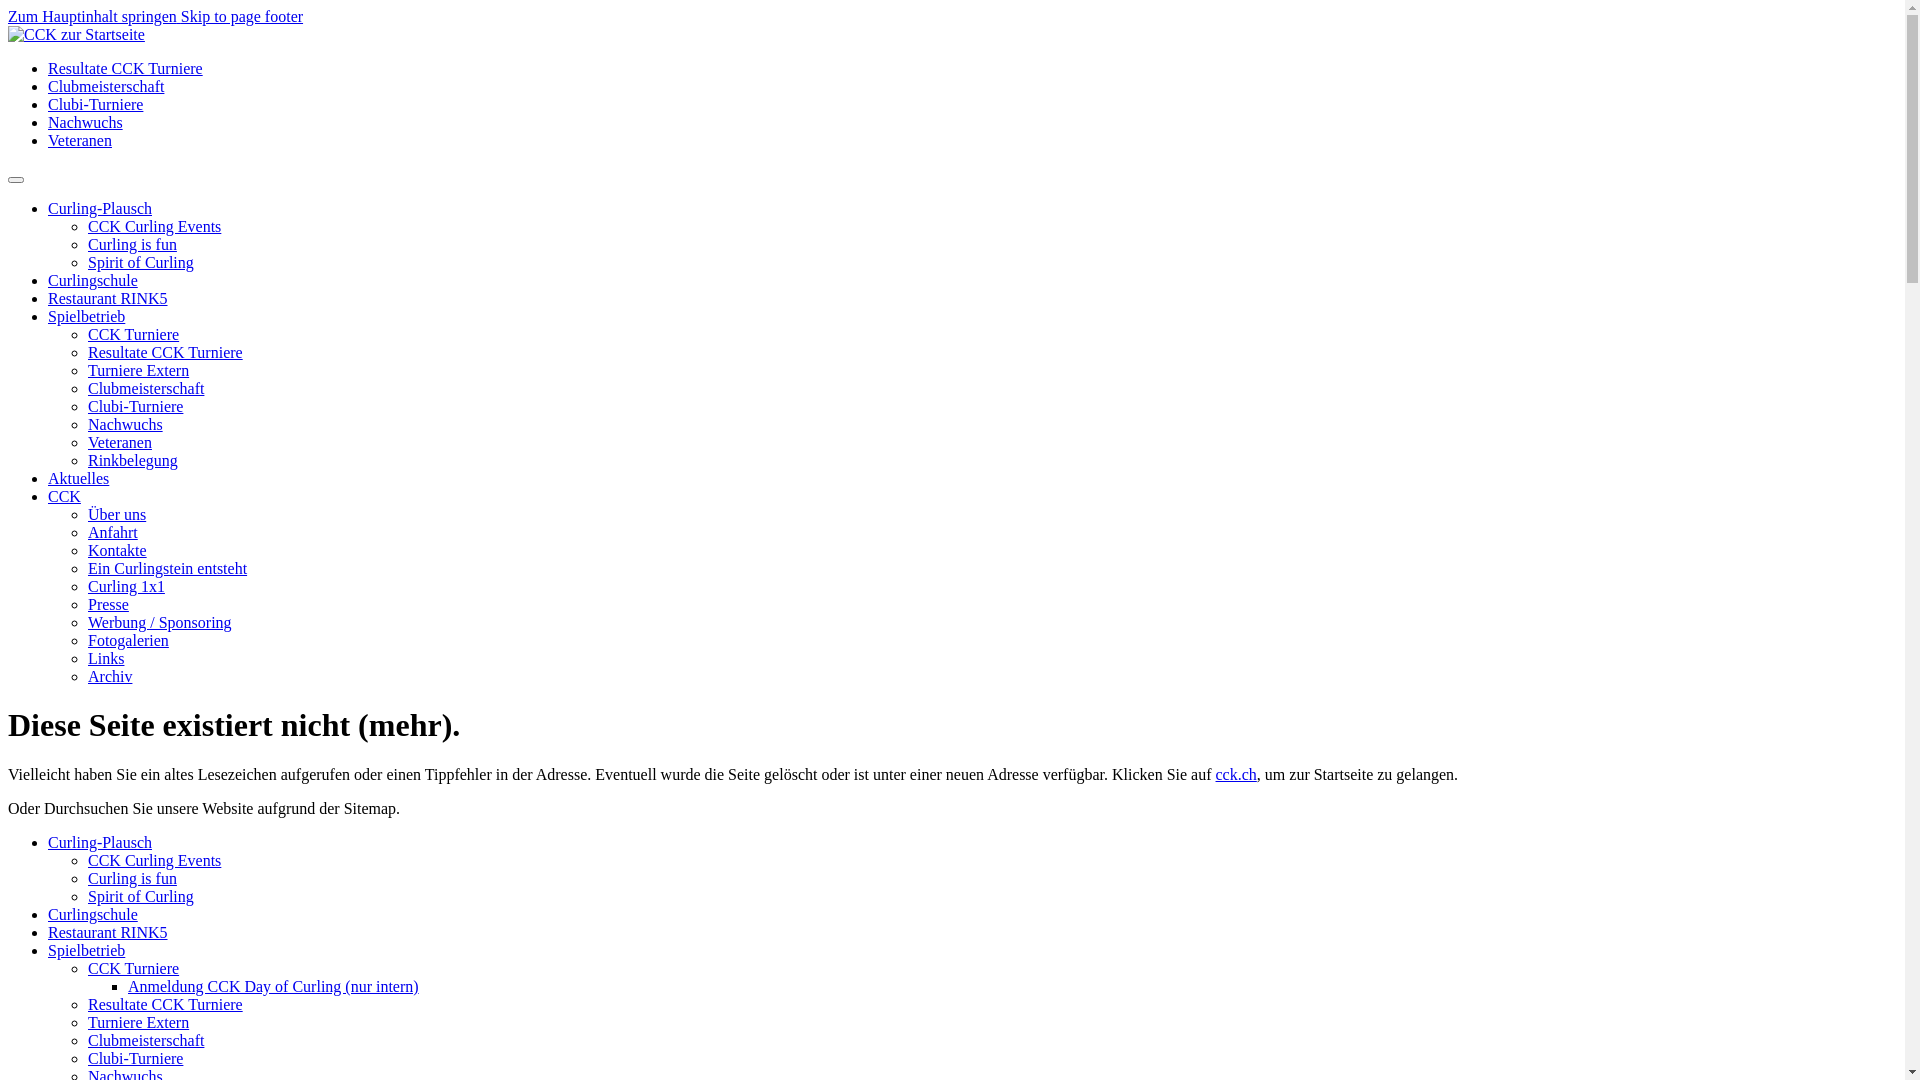 The width and height of the screenshot is (1920, 1080). Describe the element at coordinates (91, 280) in the screenshot. I see `'Curlingschule'` at that location.